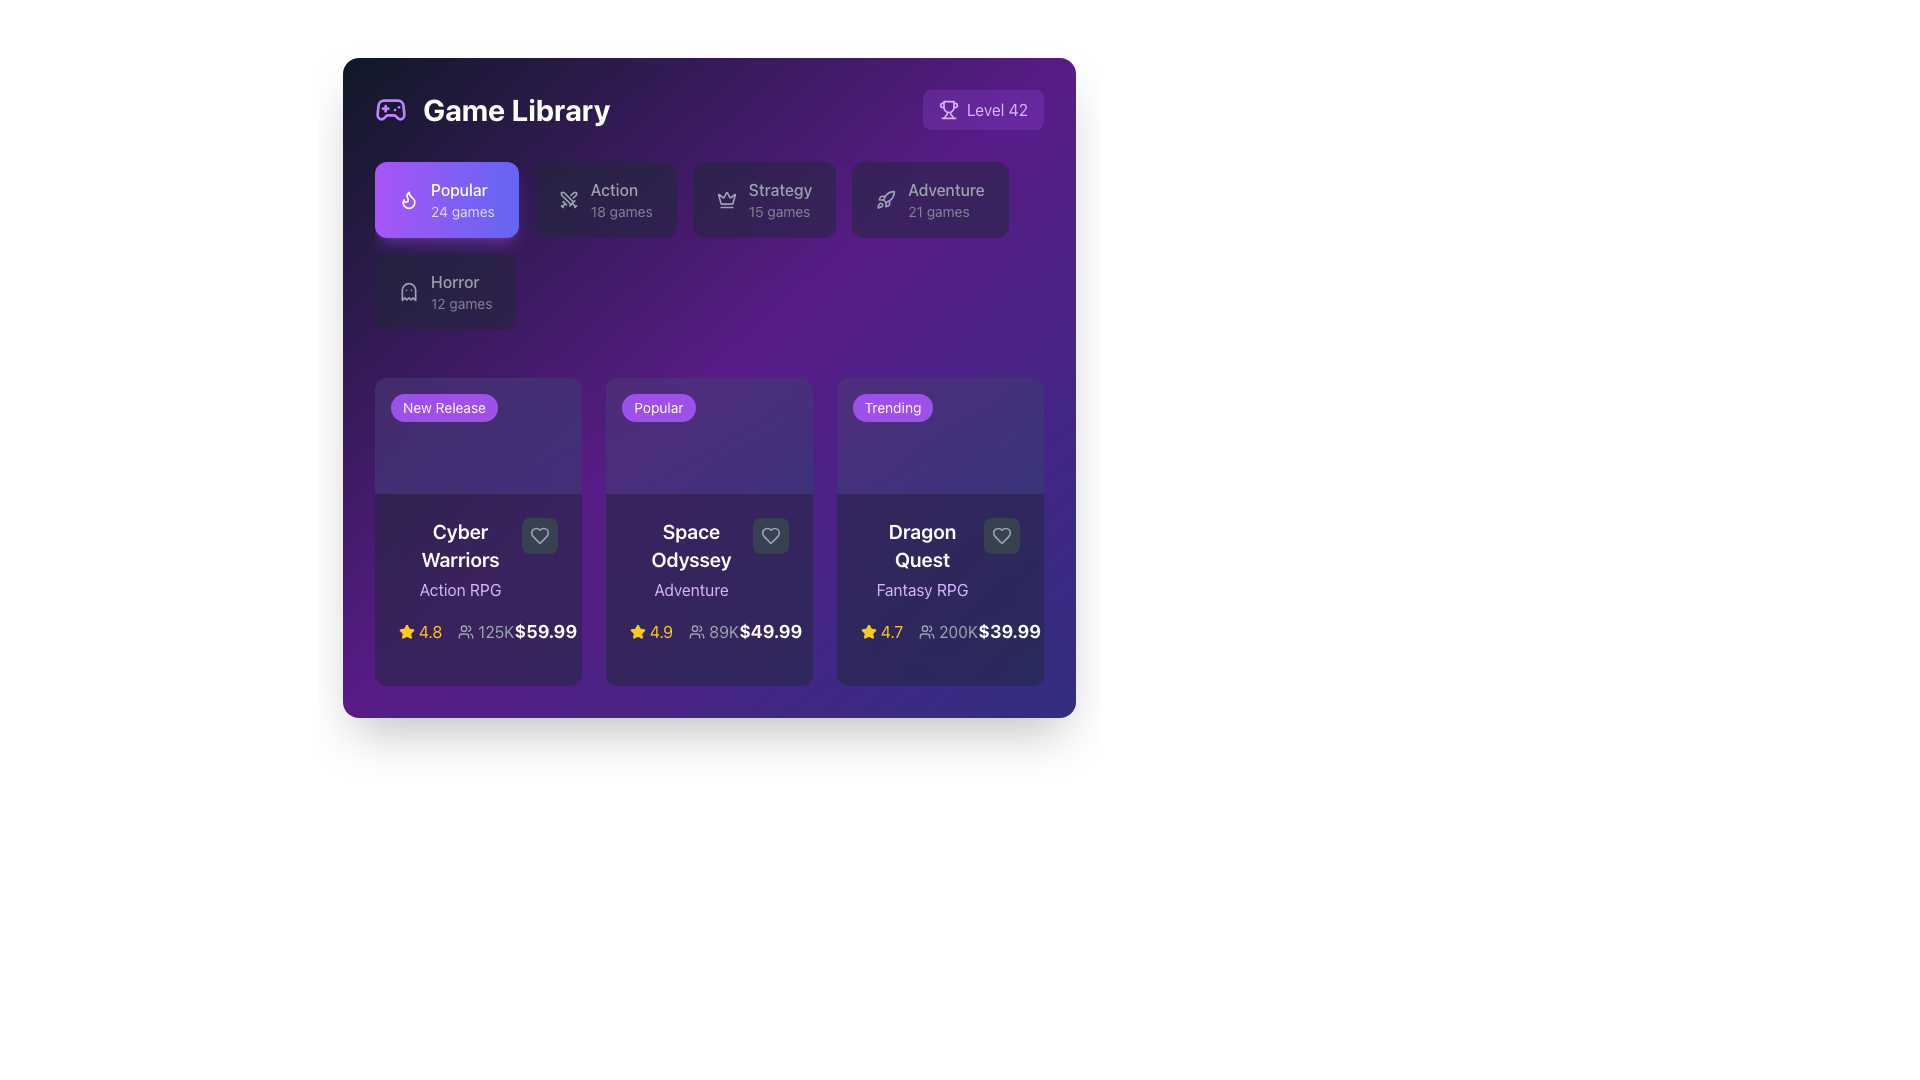 The height and width of the screenshot is (1080, 1920). I want to click on the button displaying a sword icon and the text 'Action', so click(604, 200).